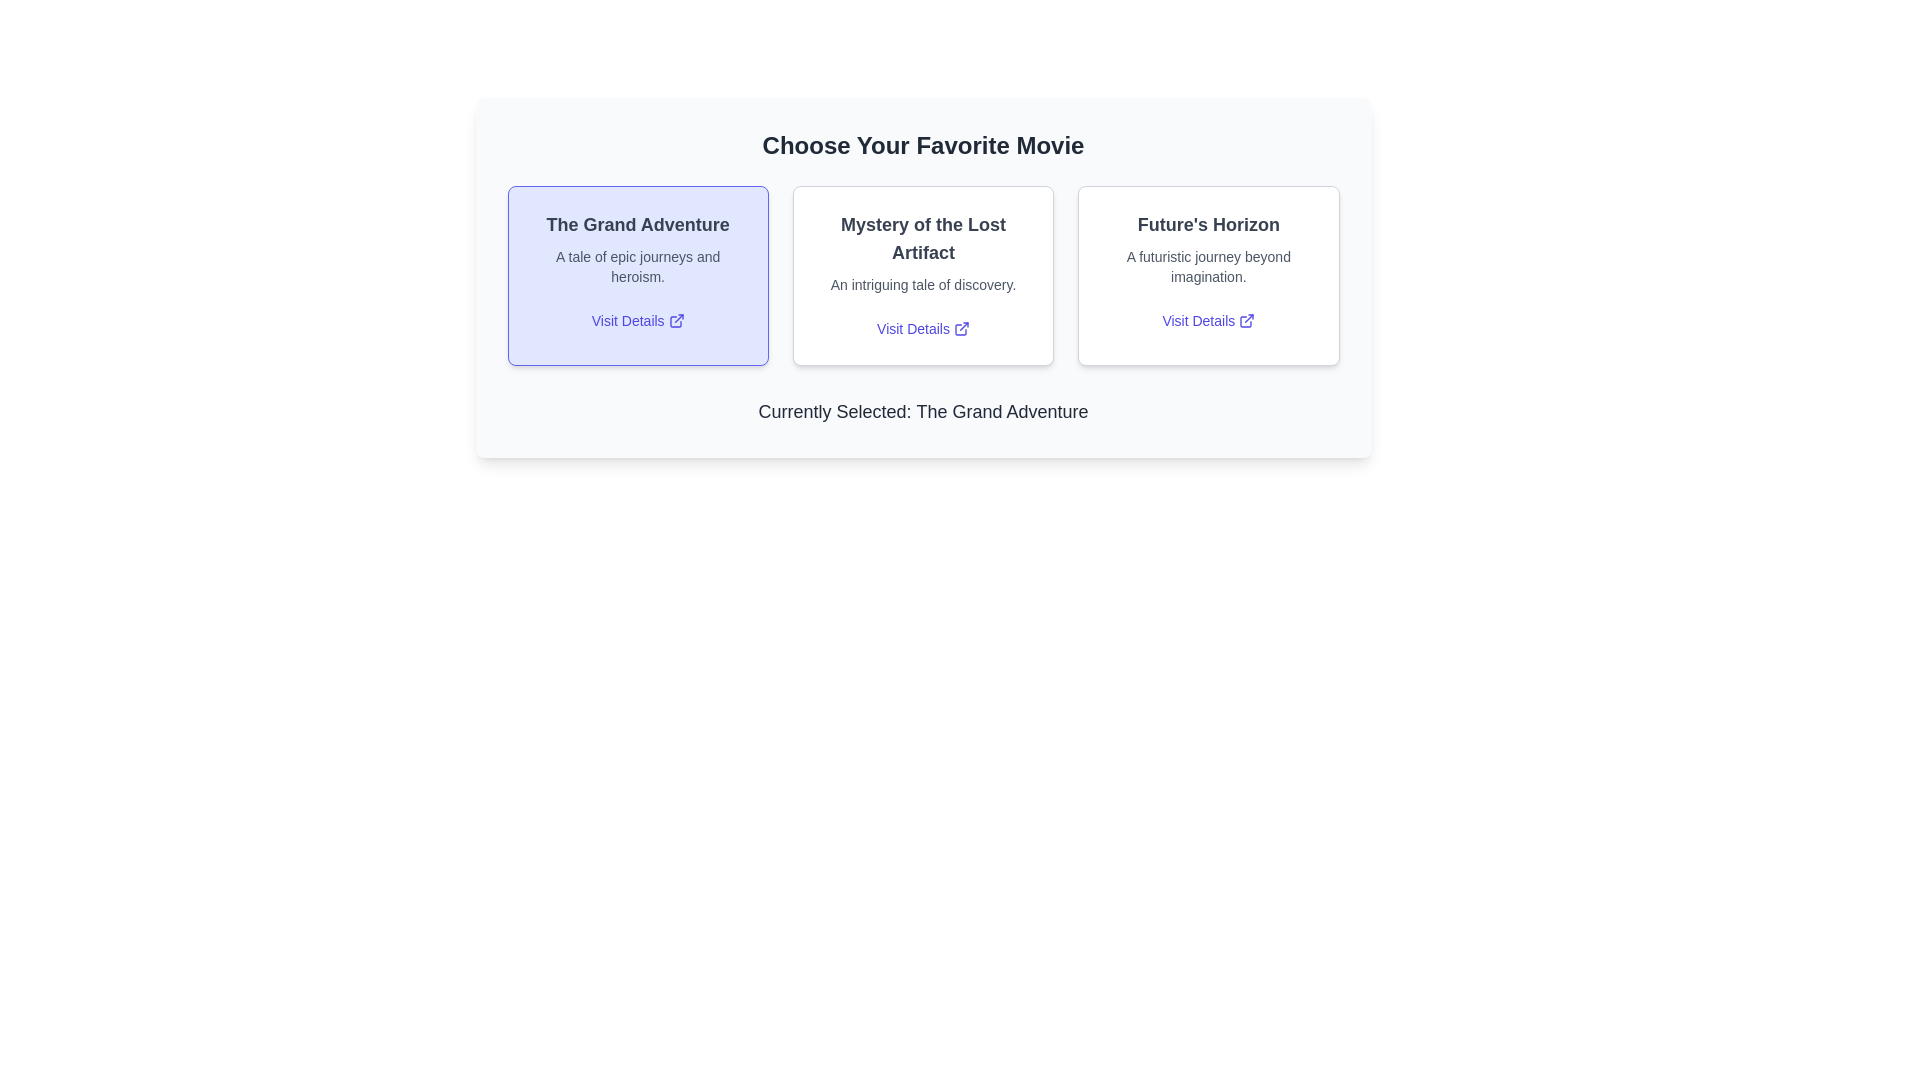  Describe the element at coordinates (1207, 319) in the screenshot. I see `the hyperlink with an external icon for the movie 'Future's Horizon'` at that location.